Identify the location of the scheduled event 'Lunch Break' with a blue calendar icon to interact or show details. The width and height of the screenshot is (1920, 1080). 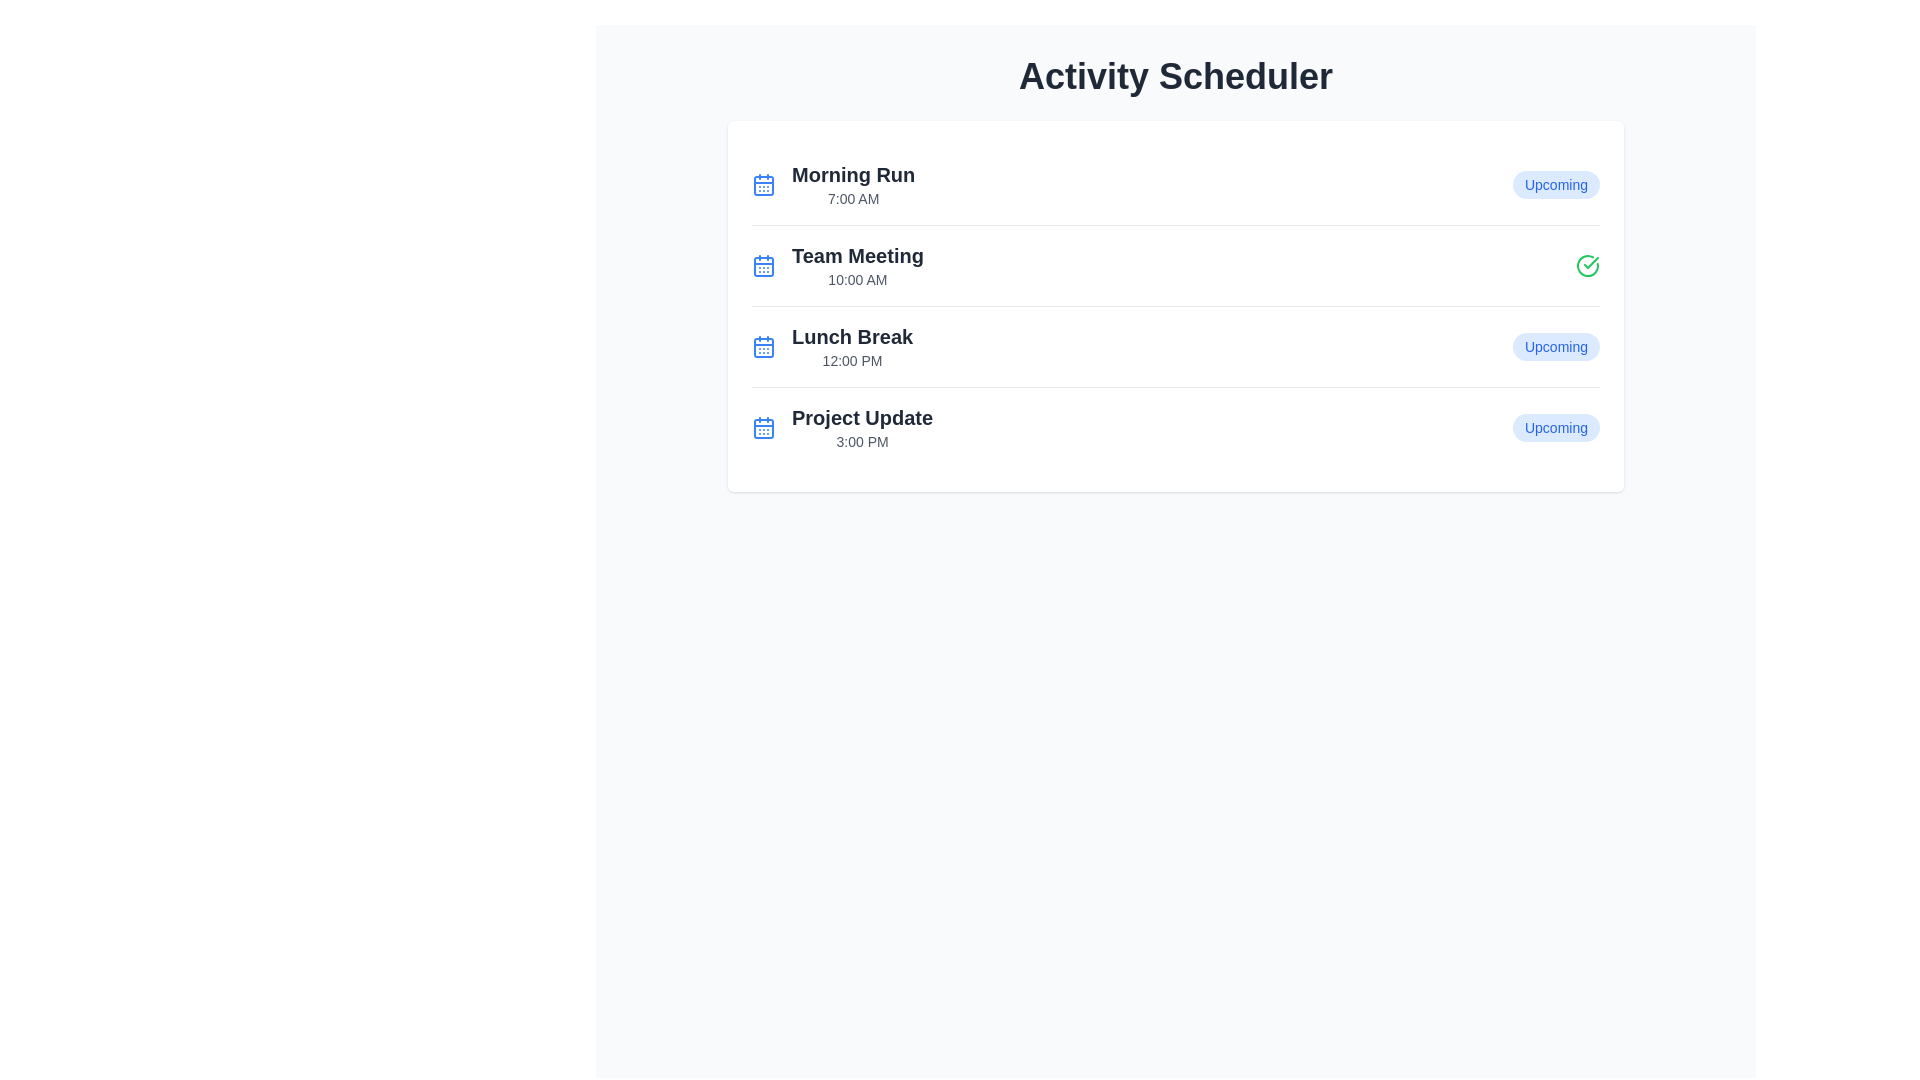
(832, 346).